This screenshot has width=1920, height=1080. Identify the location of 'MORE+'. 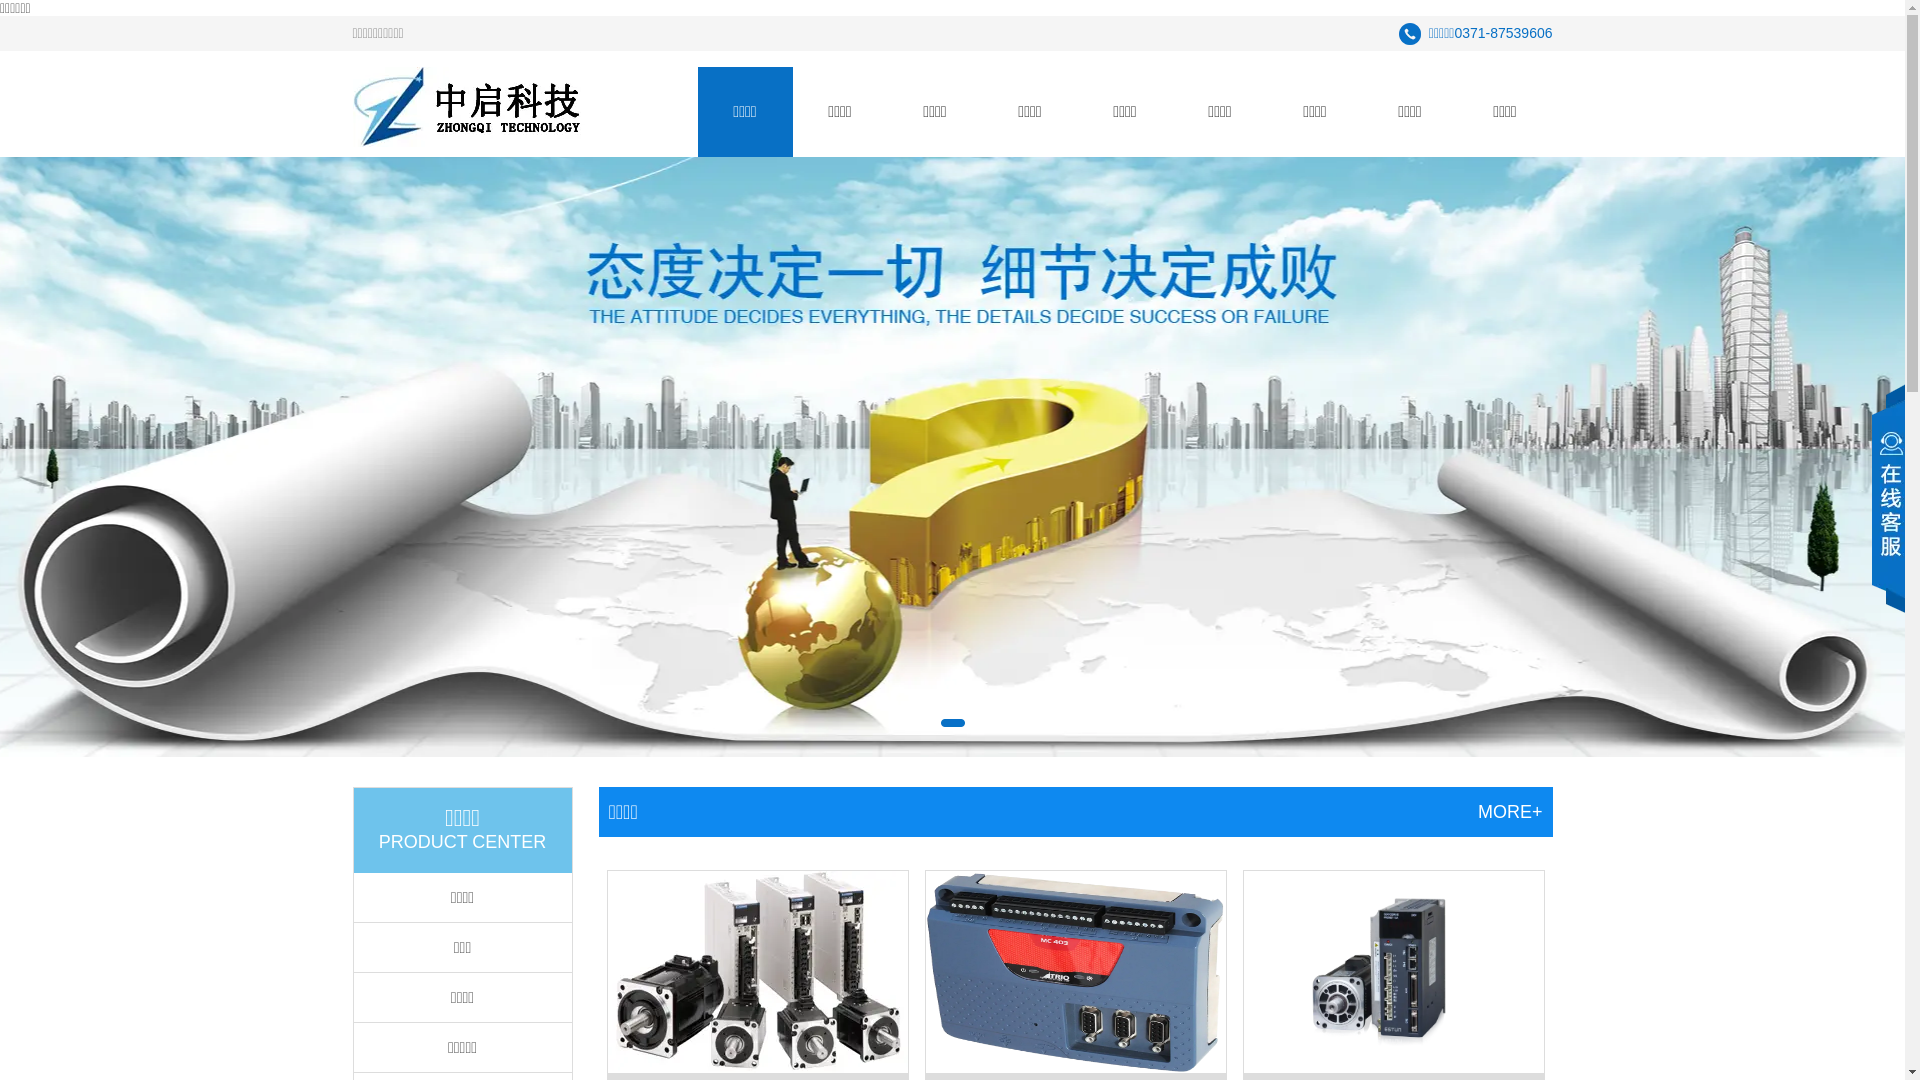
(1478, 812).